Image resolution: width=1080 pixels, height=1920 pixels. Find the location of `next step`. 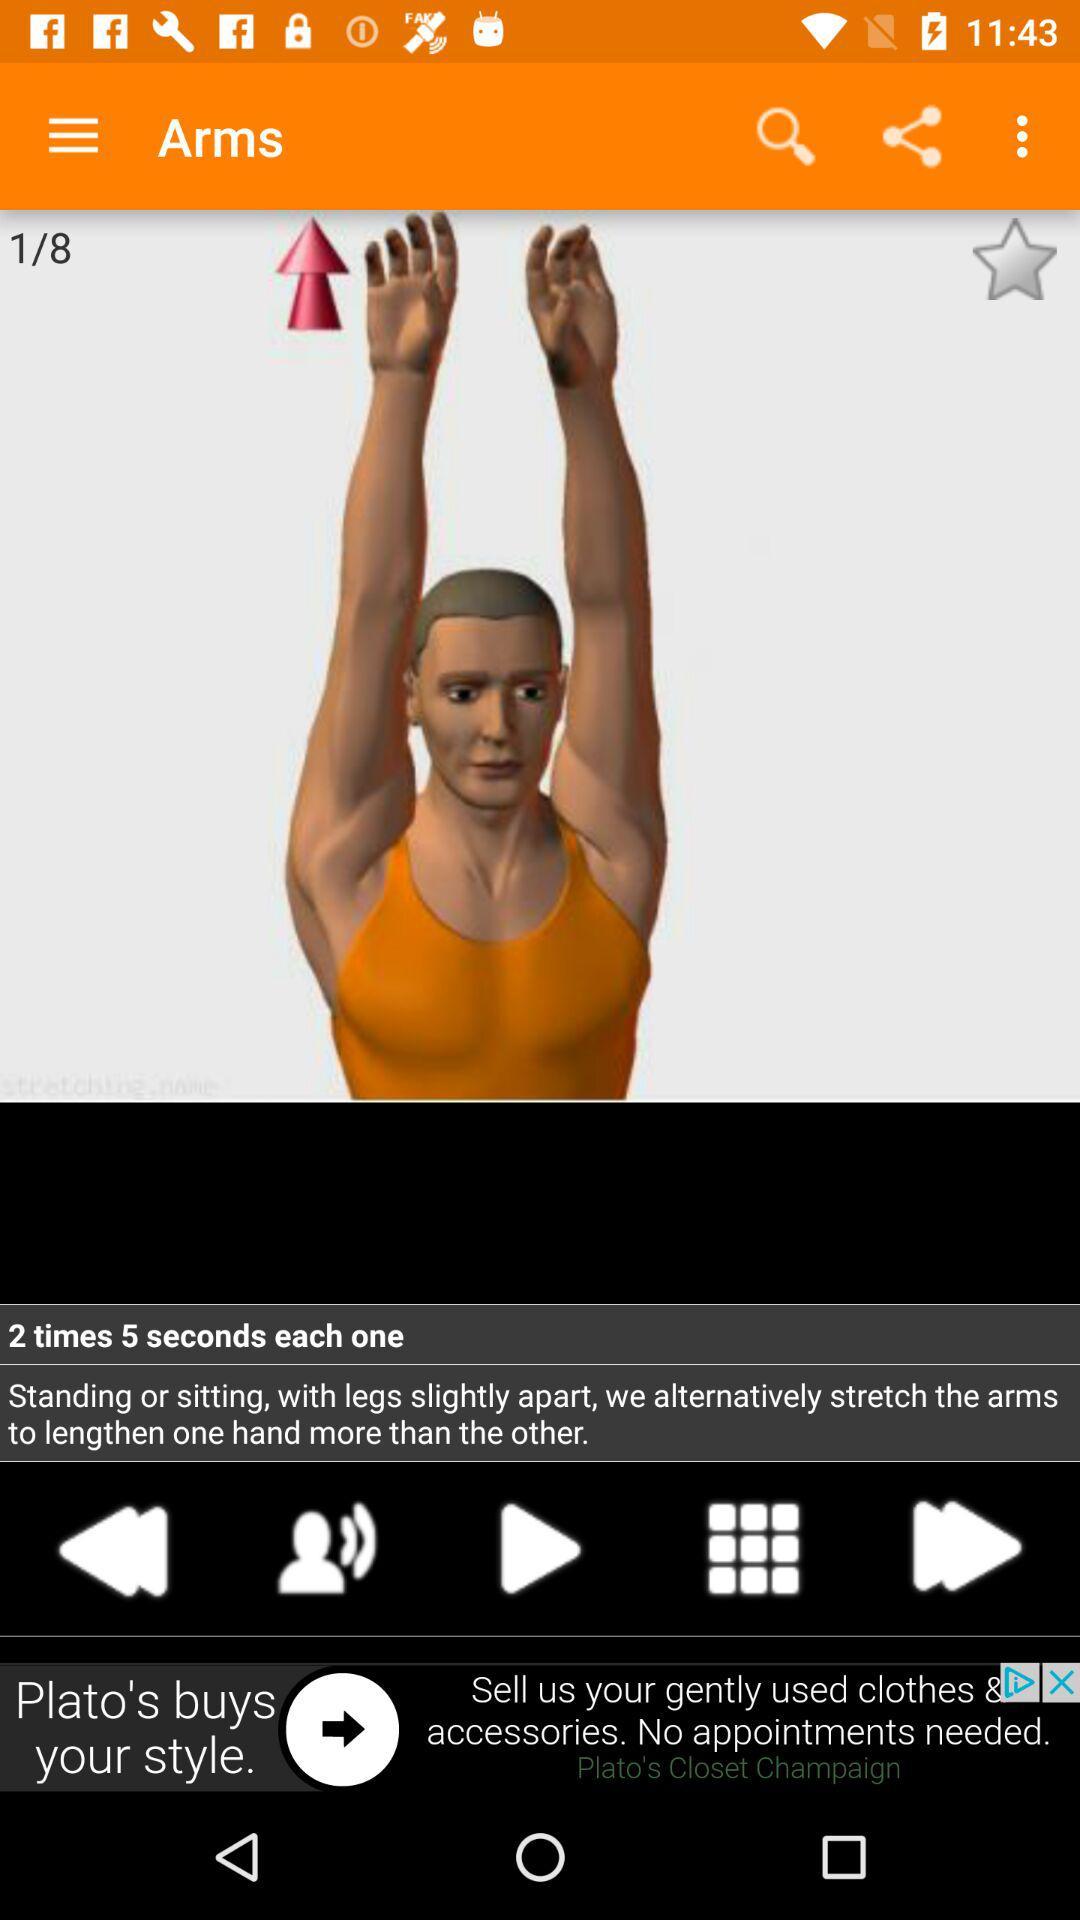

next step is located at coordinates (964, 1547).